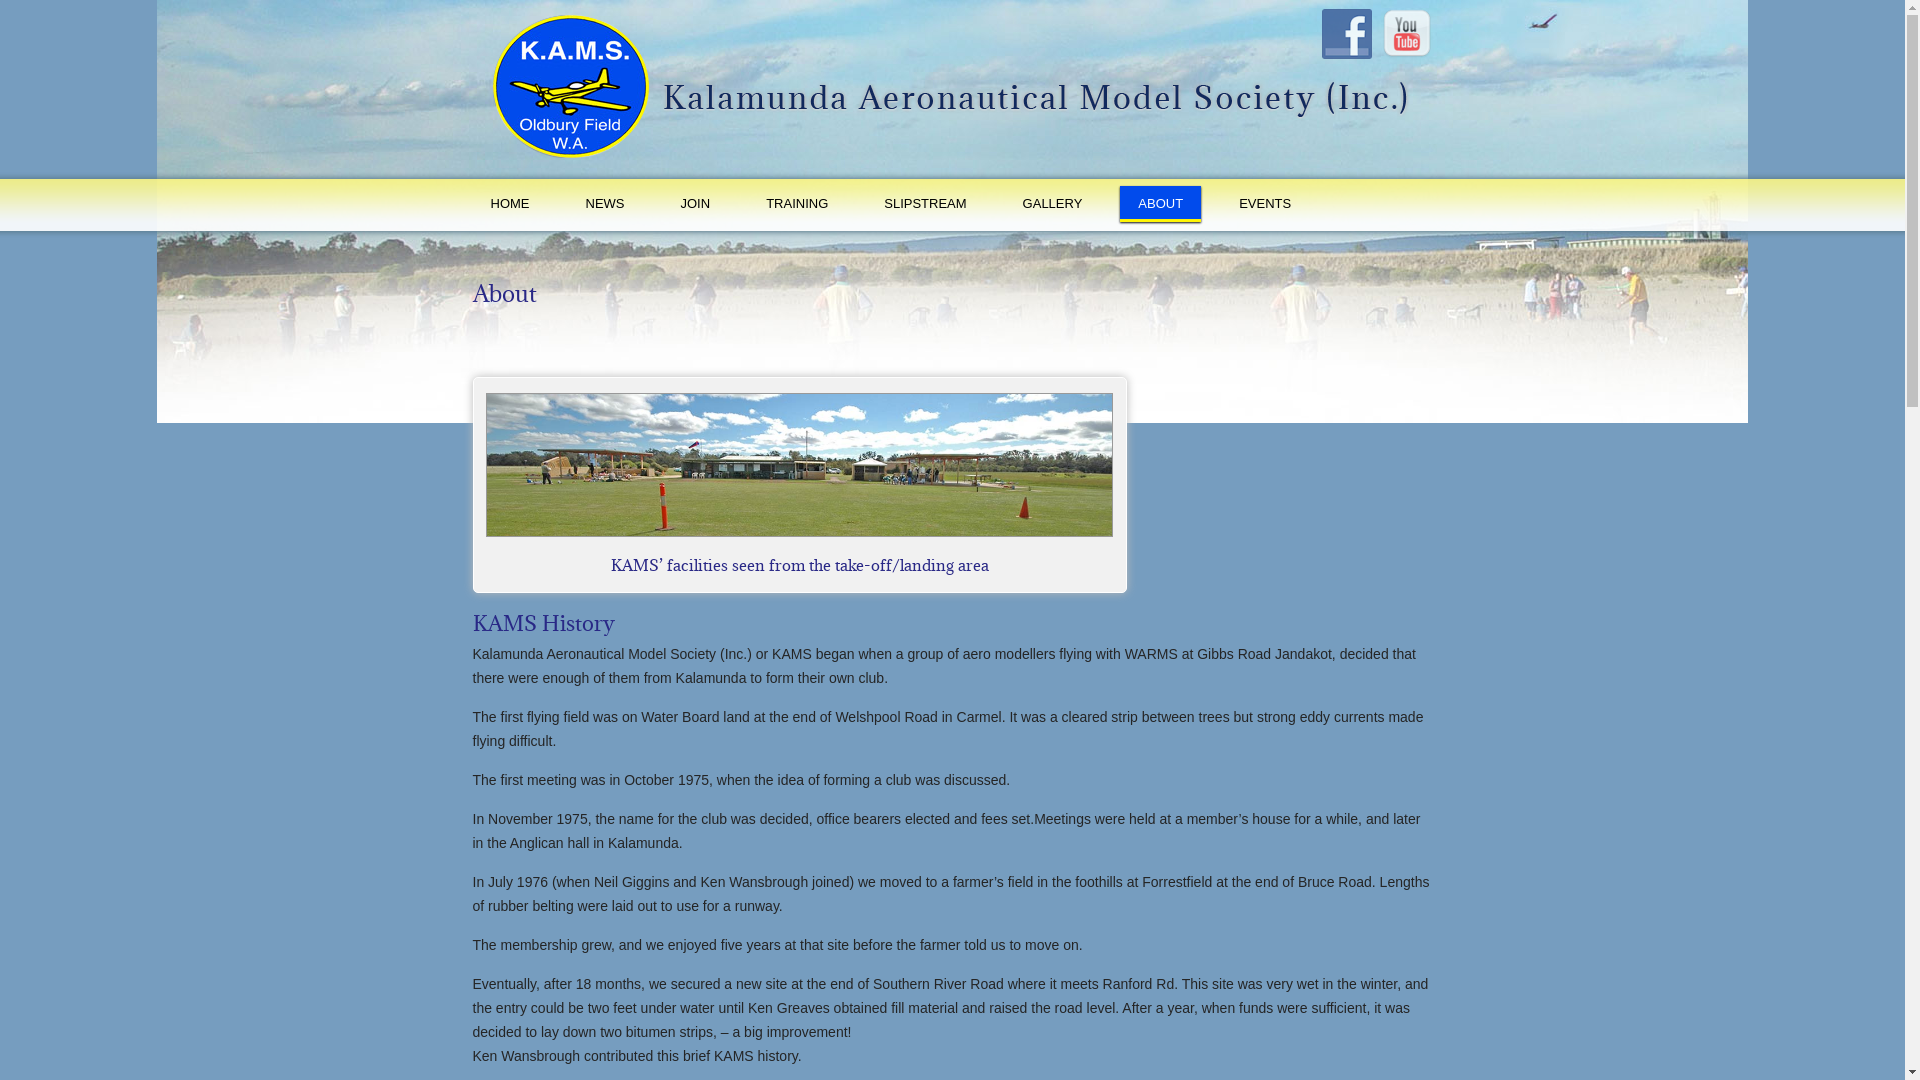 The width and height of the screenshot is (1920, 1080). What do you see at coordinates (1264, 204) in the screenshot?
I see `'EVENTS'` at bounding box center [1264, 204].